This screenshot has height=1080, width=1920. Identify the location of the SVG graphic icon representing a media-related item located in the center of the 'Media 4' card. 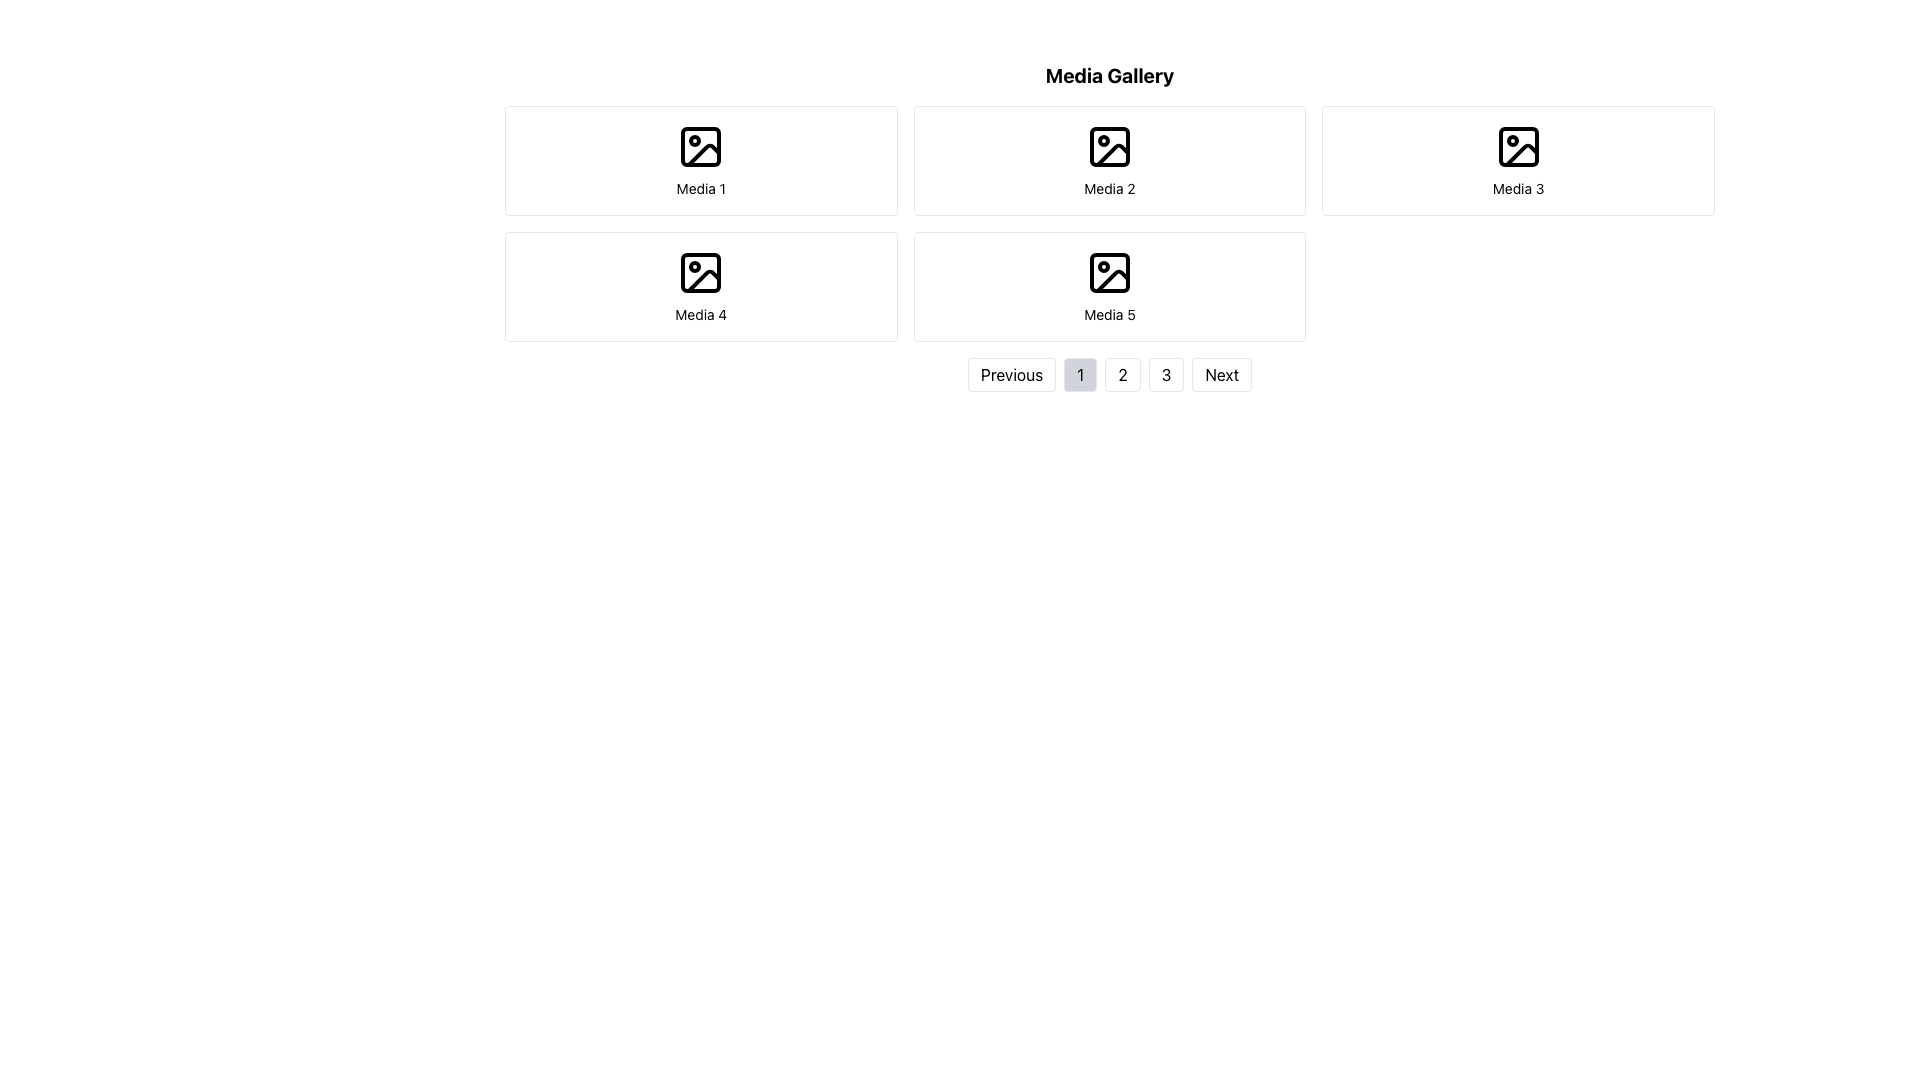
(701, 273).